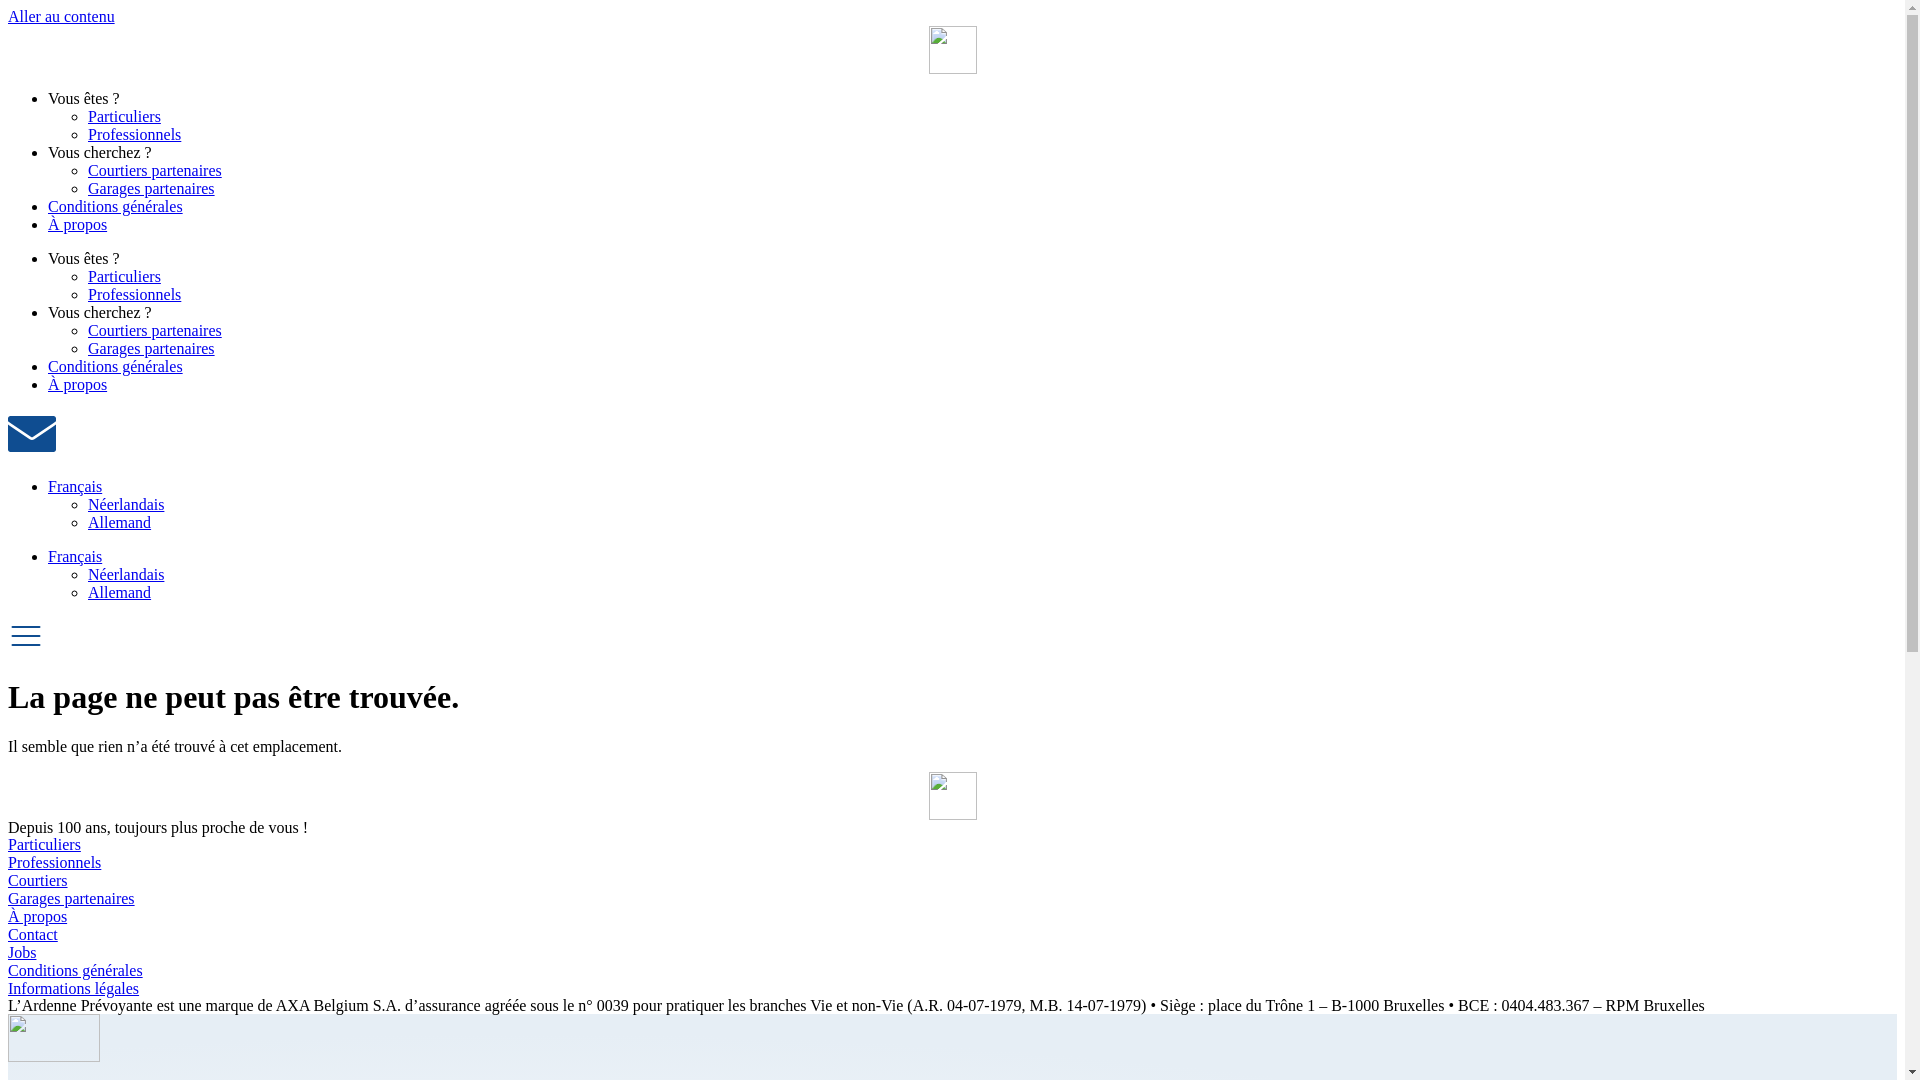  I want to click on 'Particuliers', so click(951, 844).